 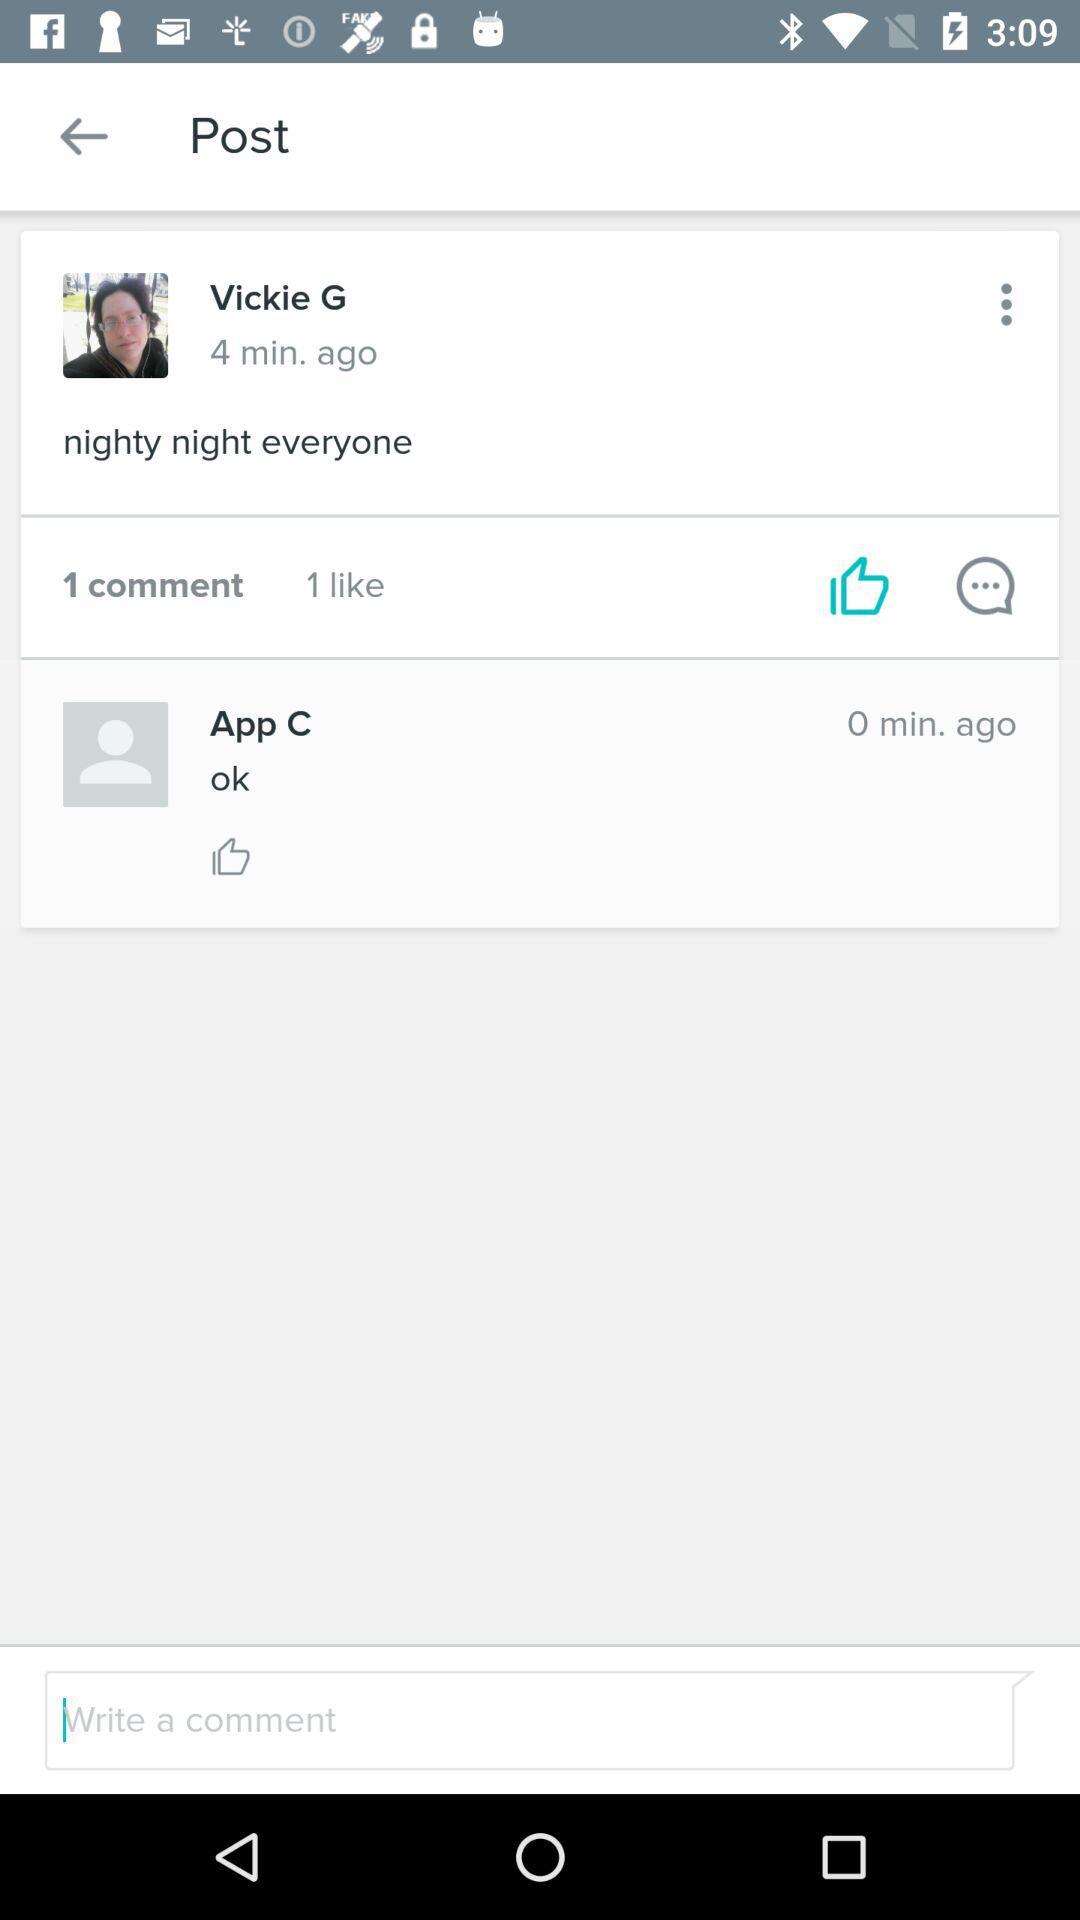 I want to click on the icon to the right of 4 min. ago icon, so click(x=1006, y=303).